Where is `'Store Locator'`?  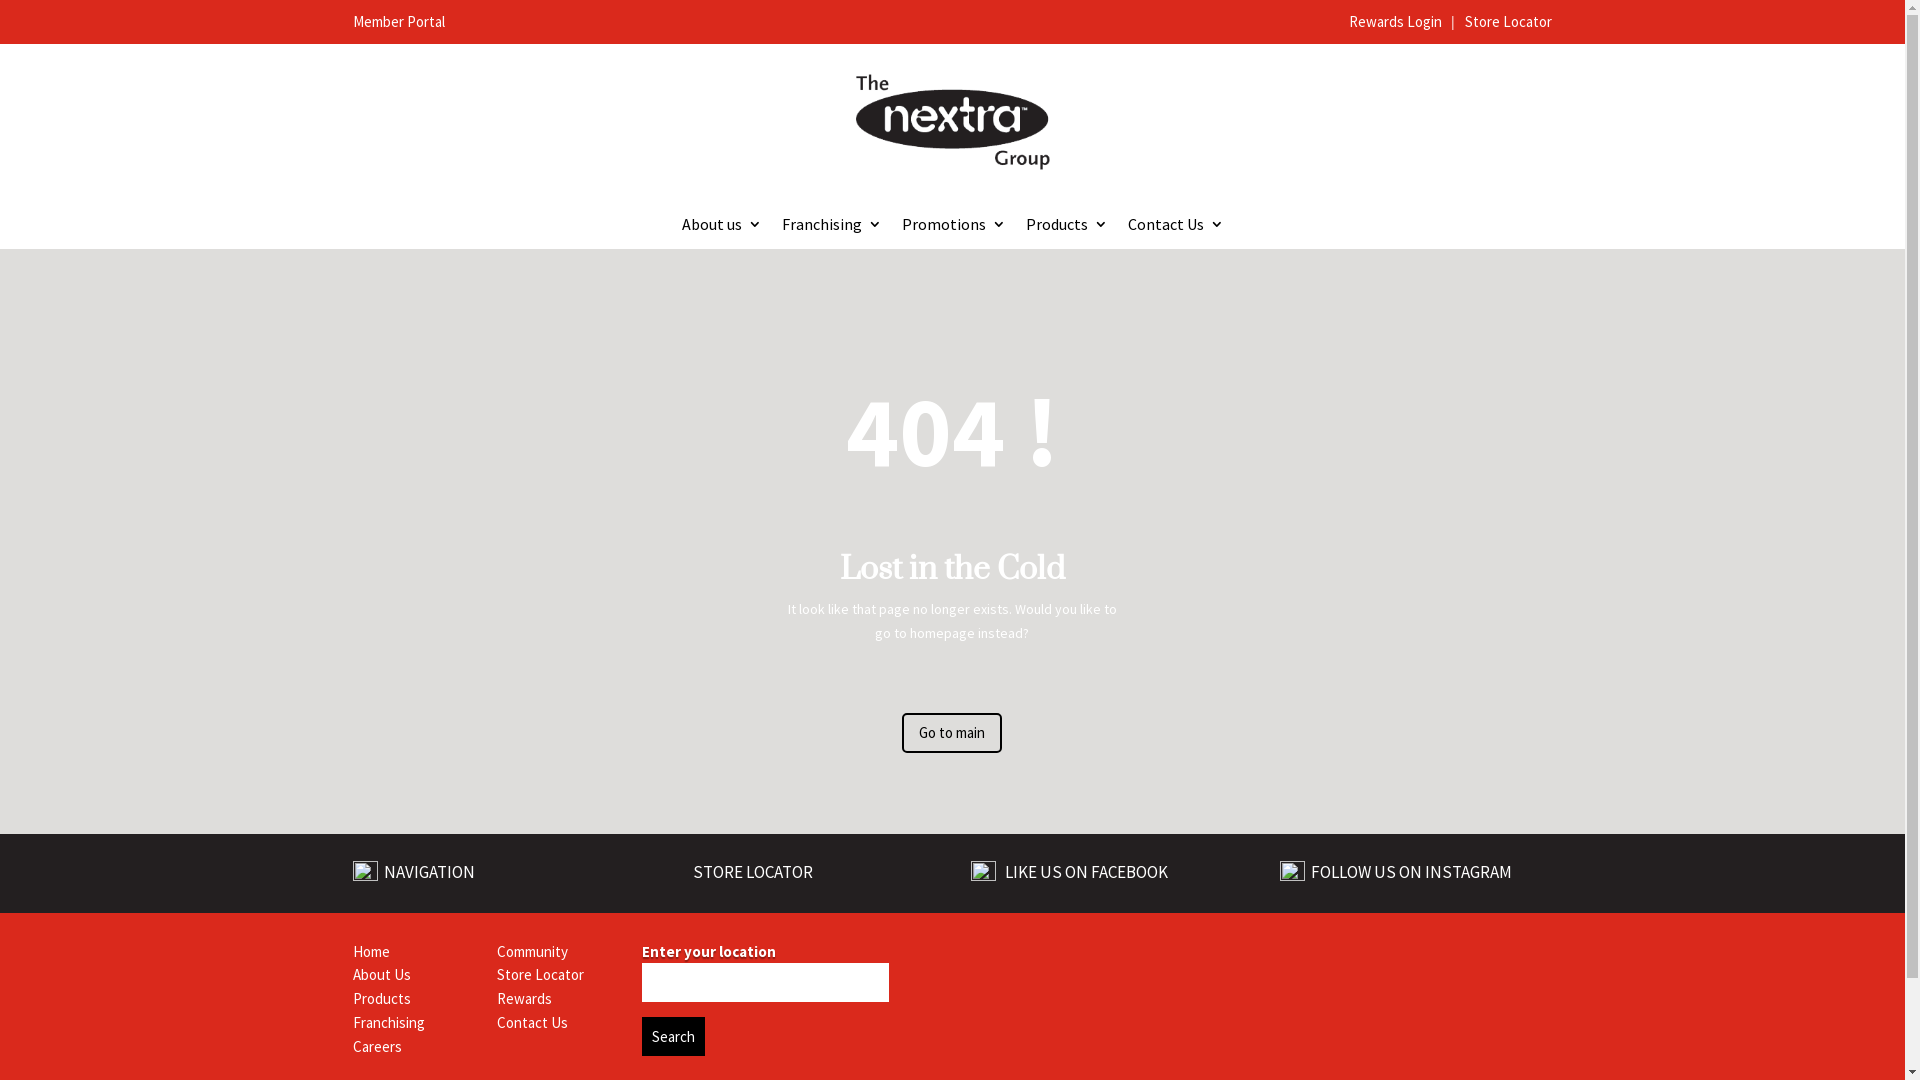
'Store Locator' is located at coordinates (1508, 21).